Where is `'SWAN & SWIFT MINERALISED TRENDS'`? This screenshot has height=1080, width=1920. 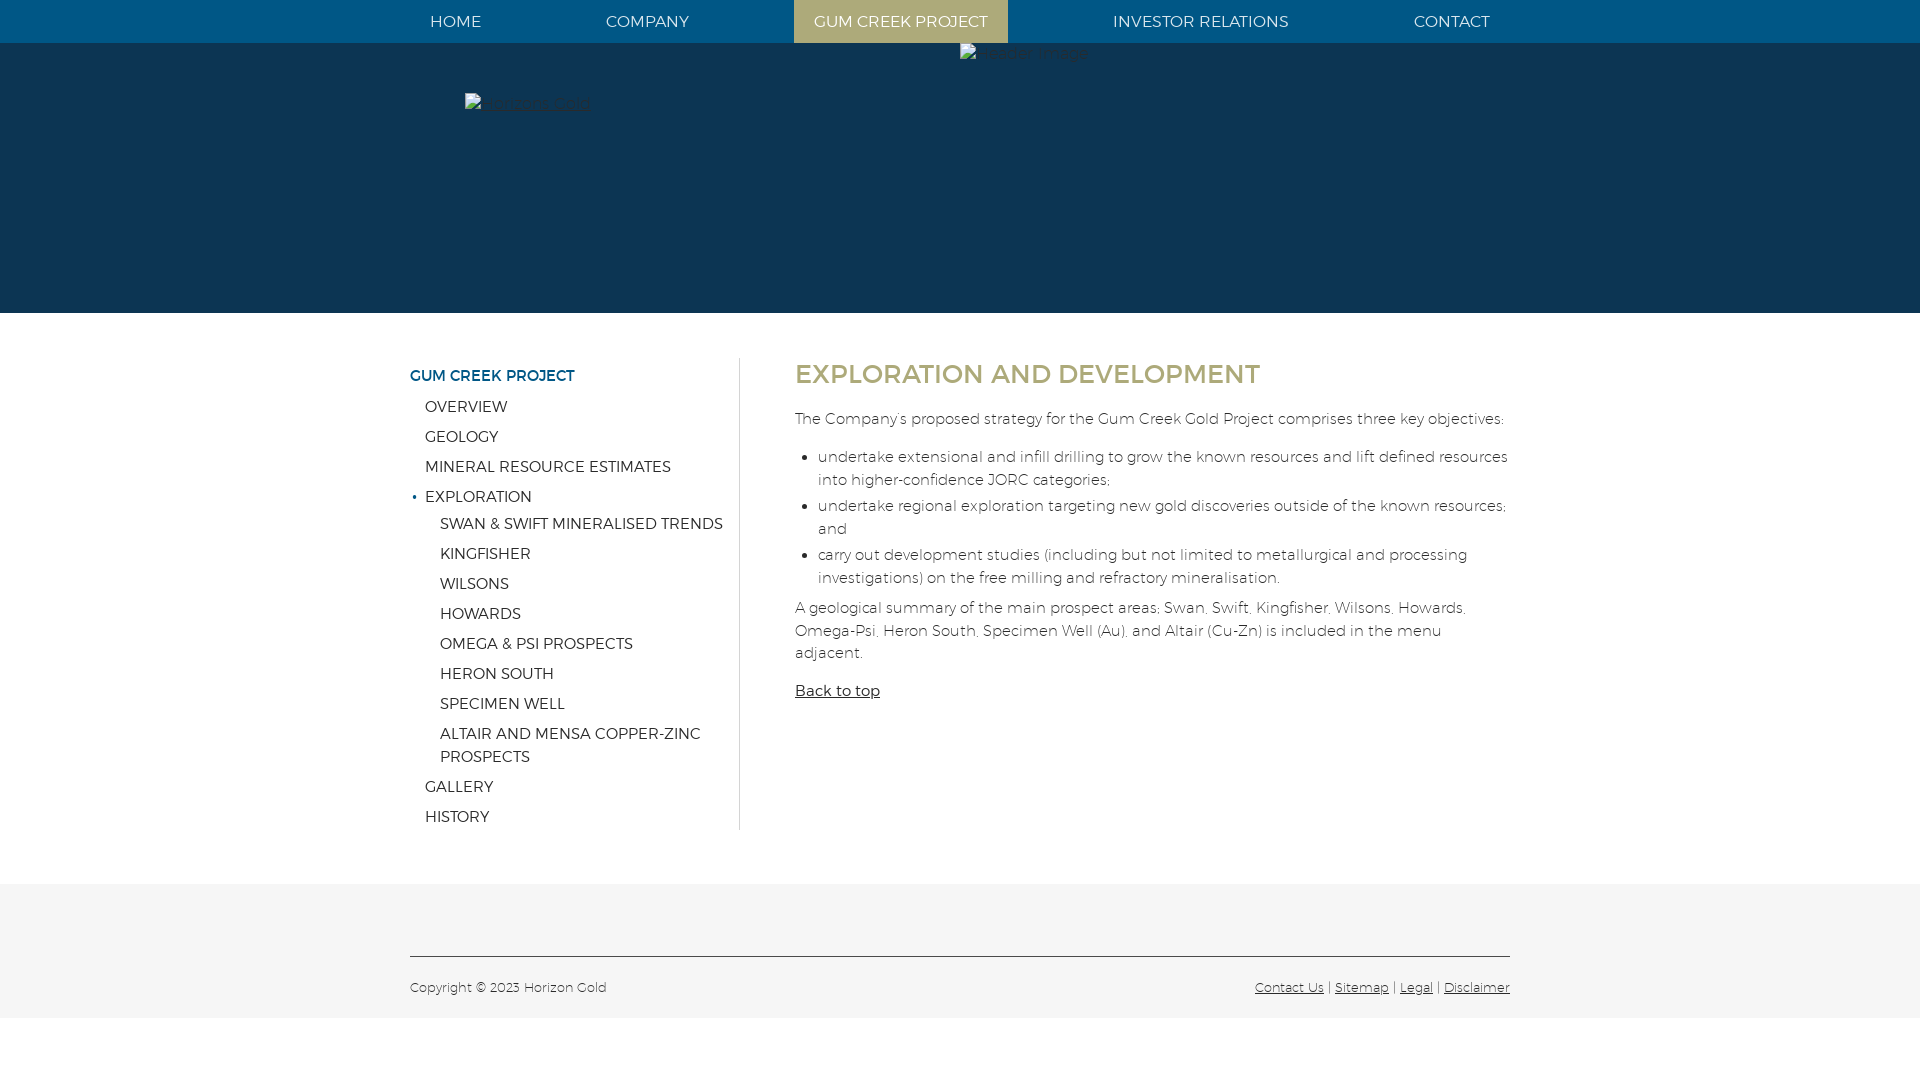
'SWAN & SWIFT MINERALISED TRENDS' is located at coordinates (588, 522).